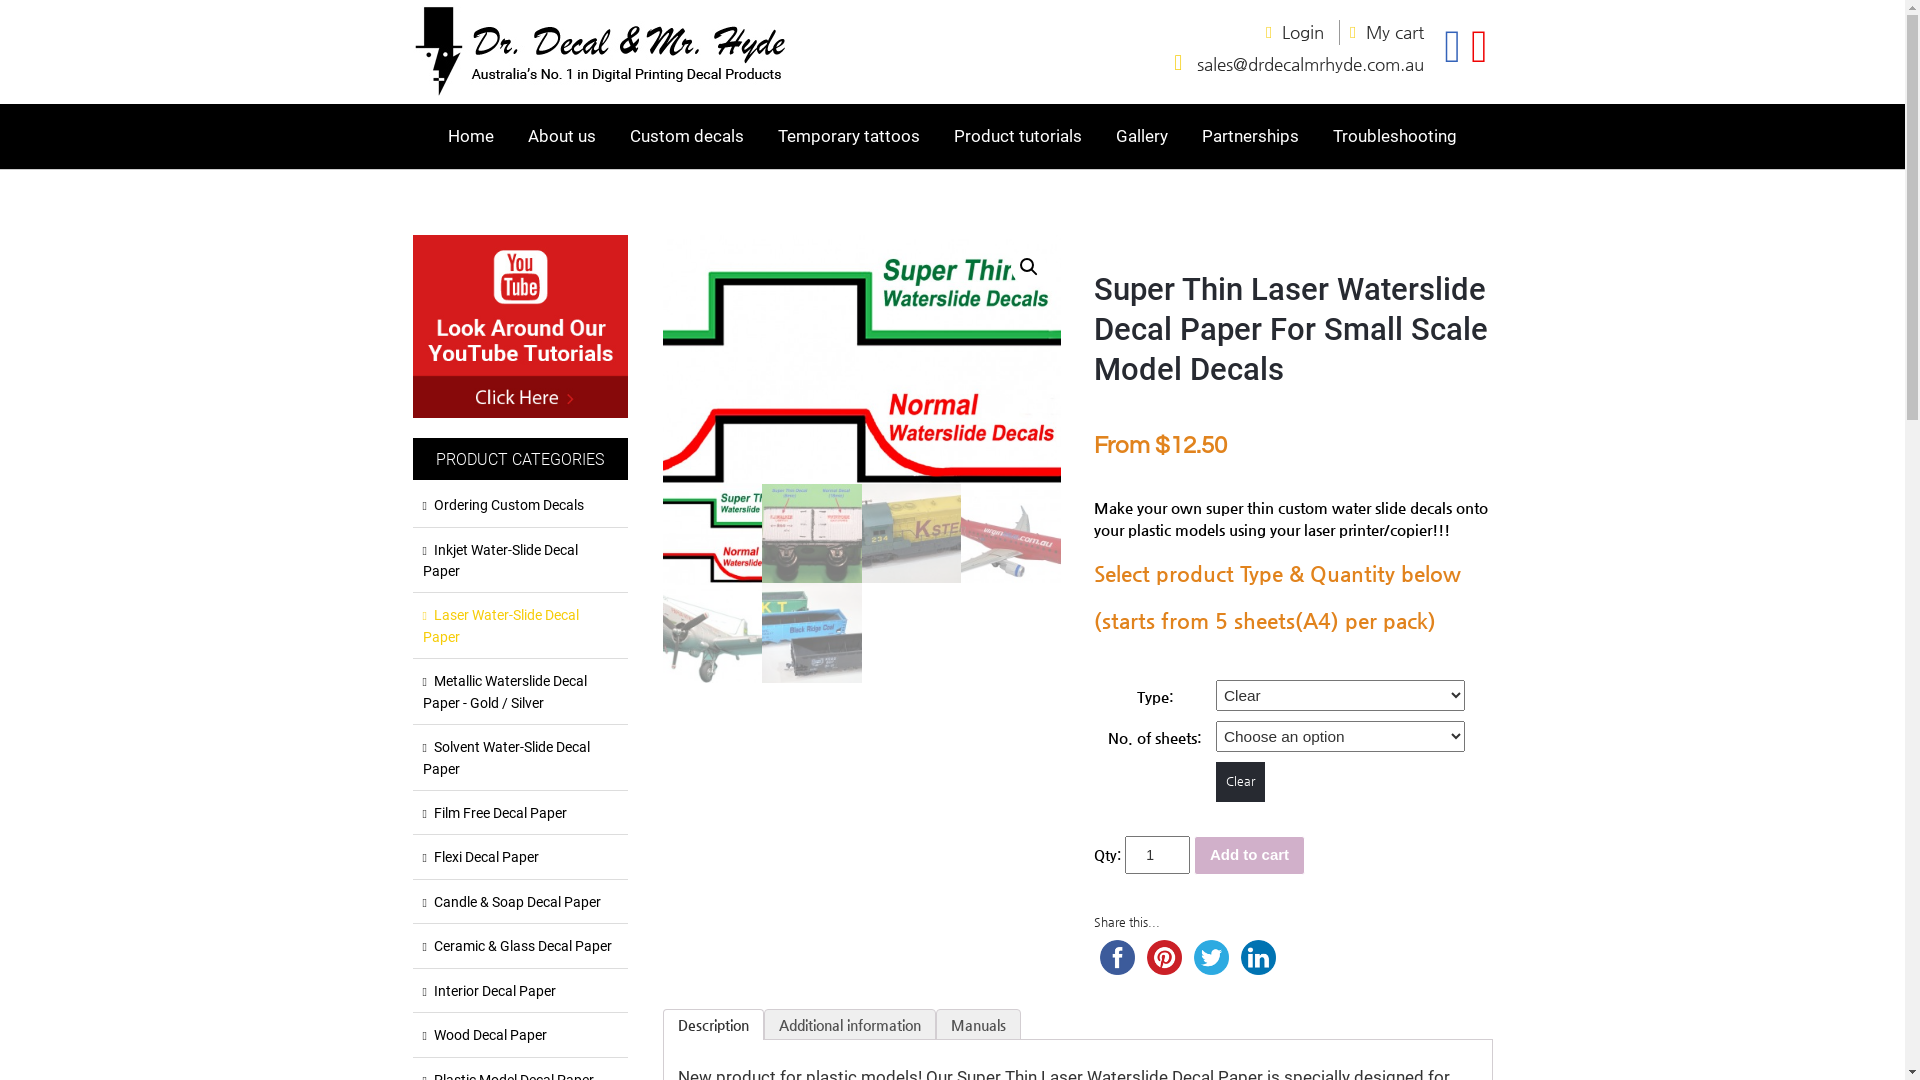  Describe the element at coordinates (849, 1025) in the screenshot. I see `'Additional information'` at that location.